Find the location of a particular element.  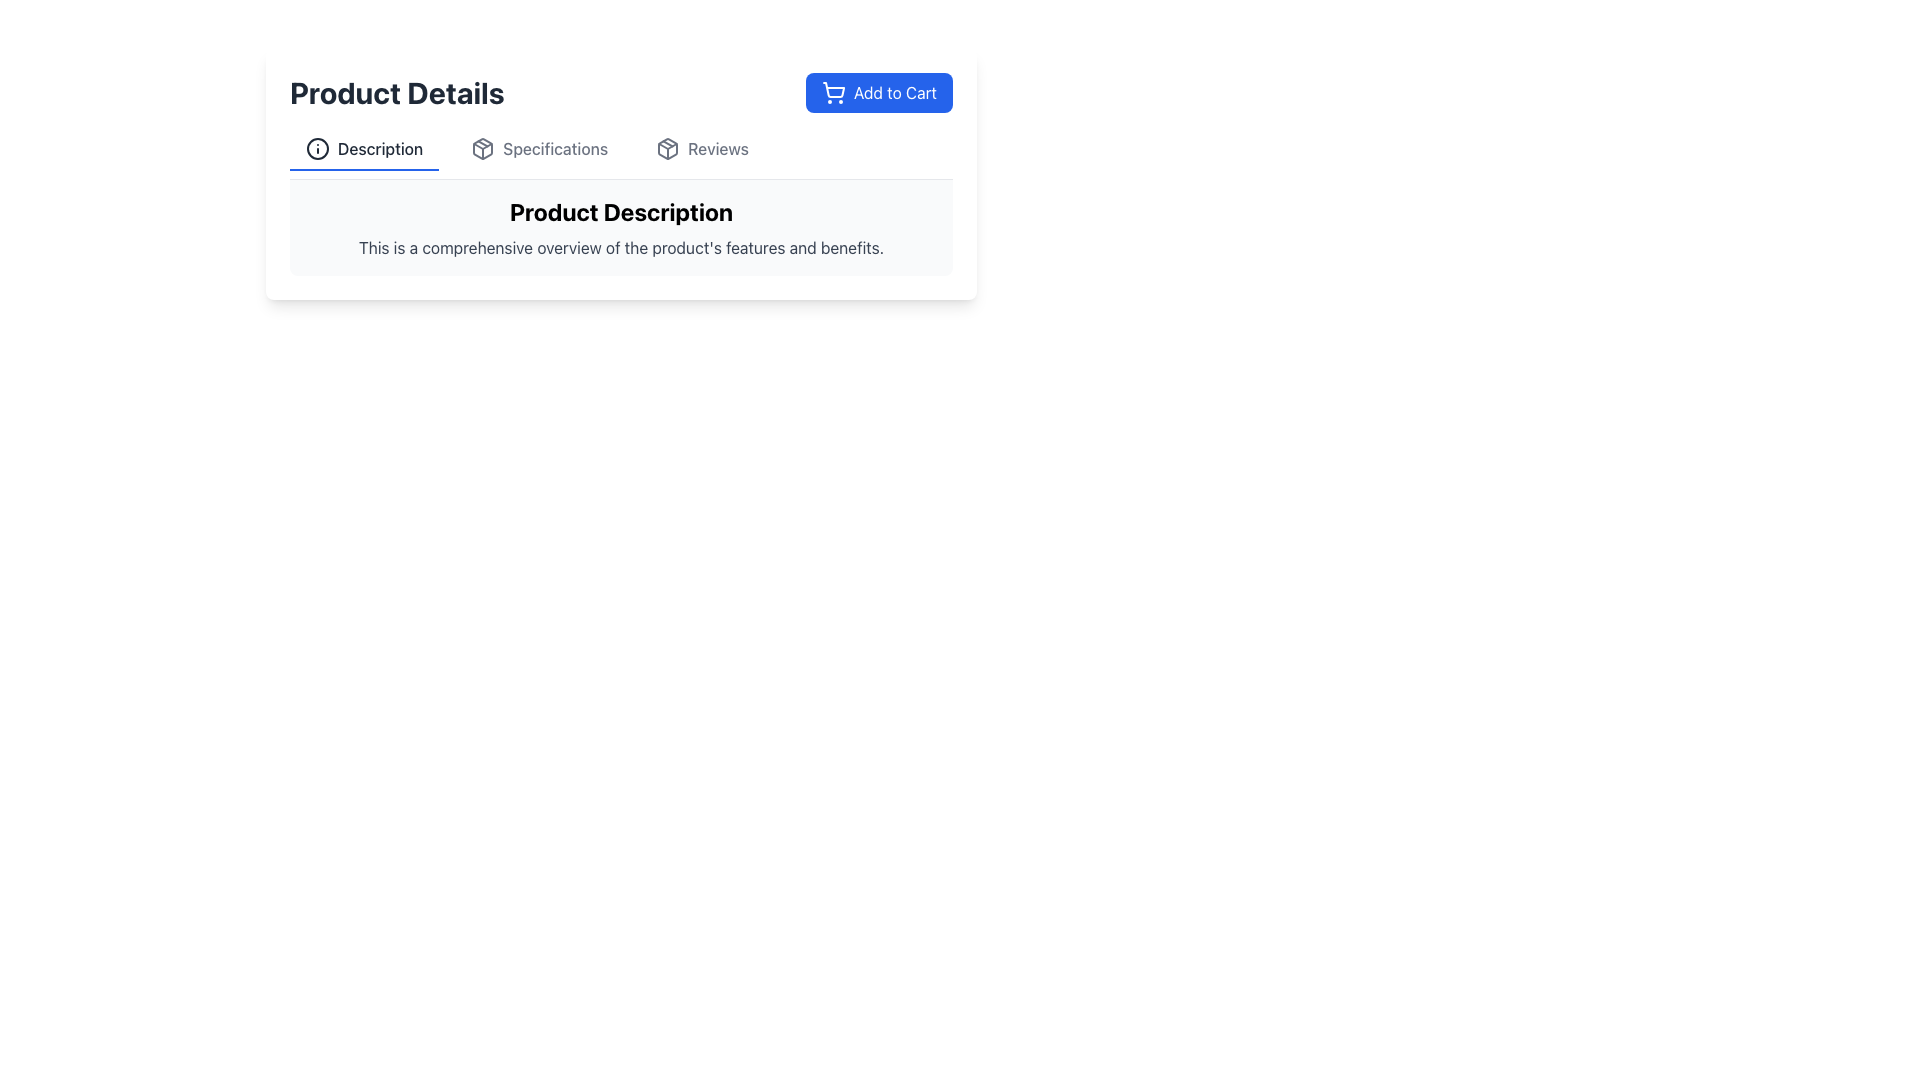

the 'Specifications' tab, which is the second tab in a horizontal row of tabs labeled 'Description', 'Specifications', and 'Reviews', featuring an icon resembling a package is located at coordinates (539, 149).